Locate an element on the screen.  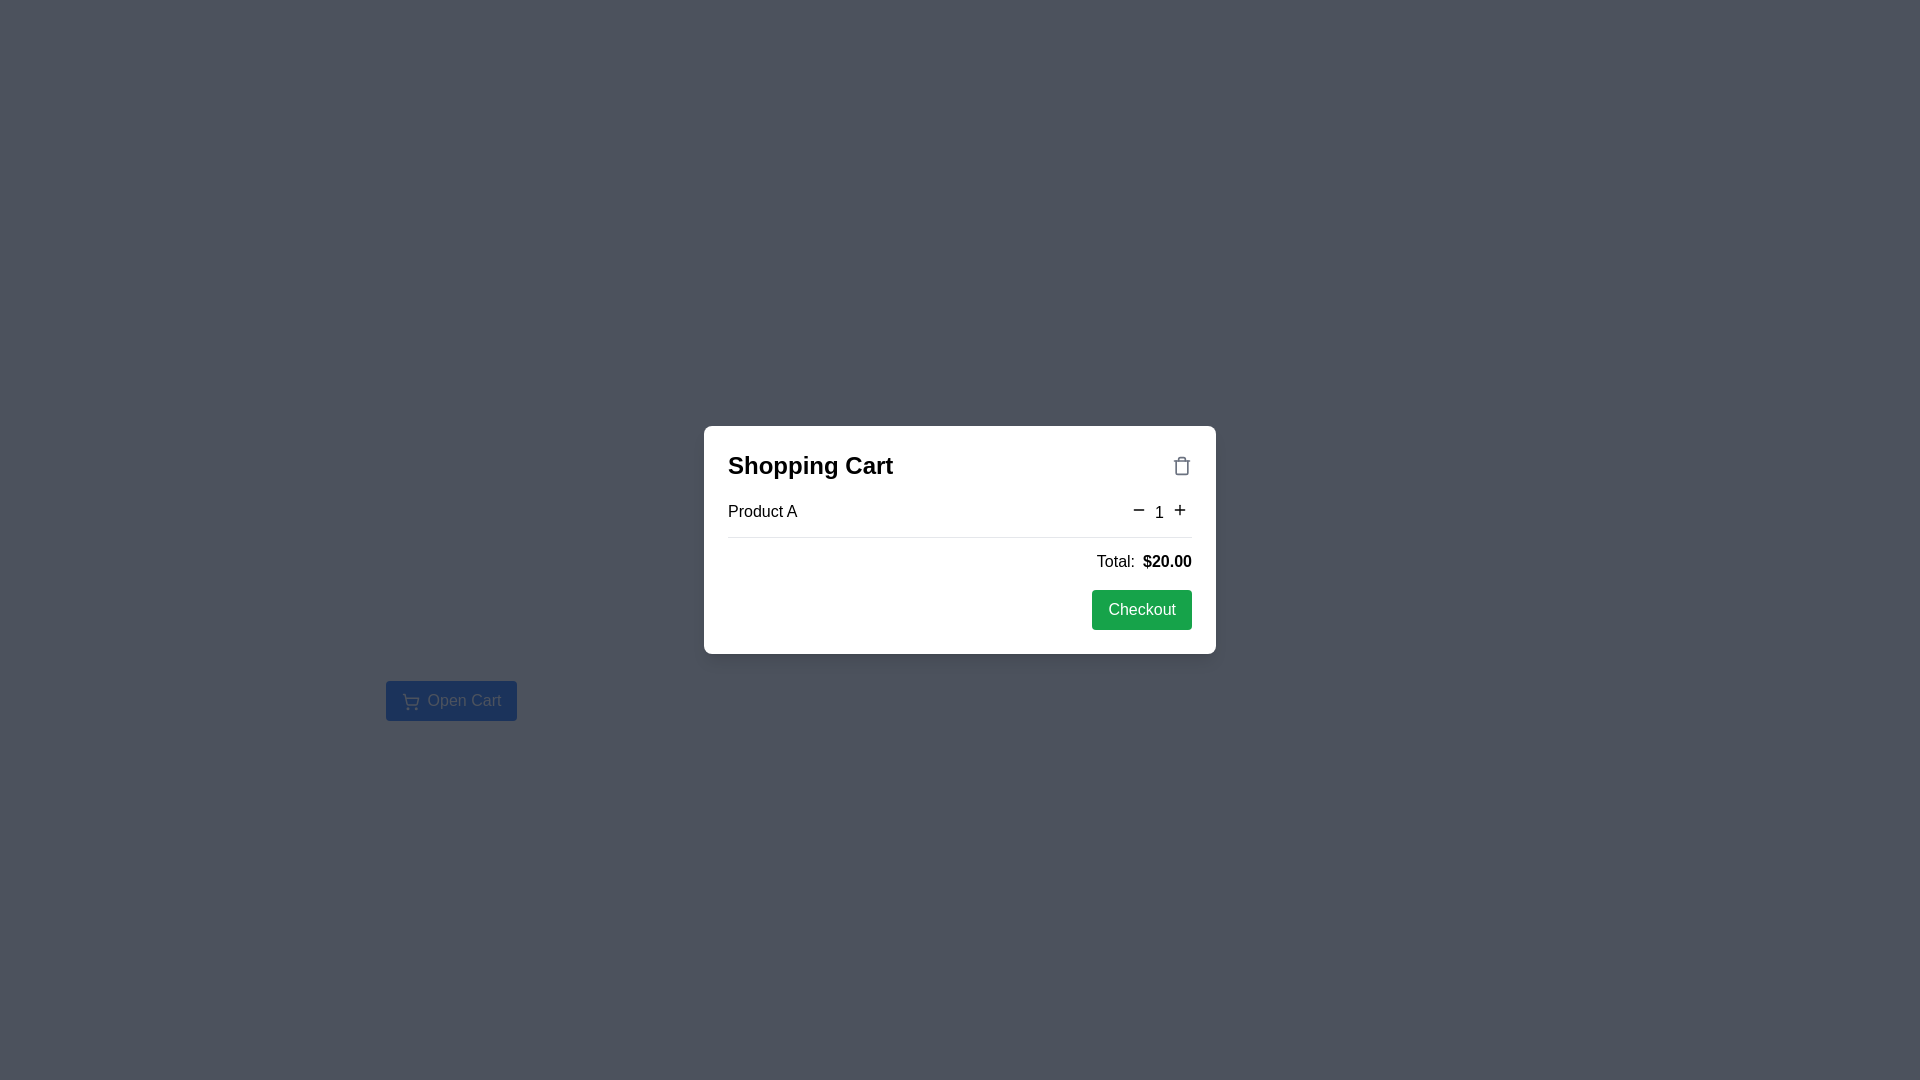
the displayed quantity of the product in the shopping cart, which is centrally positioned between the decrement and increment buttons is located at coordinates (1159, 510).